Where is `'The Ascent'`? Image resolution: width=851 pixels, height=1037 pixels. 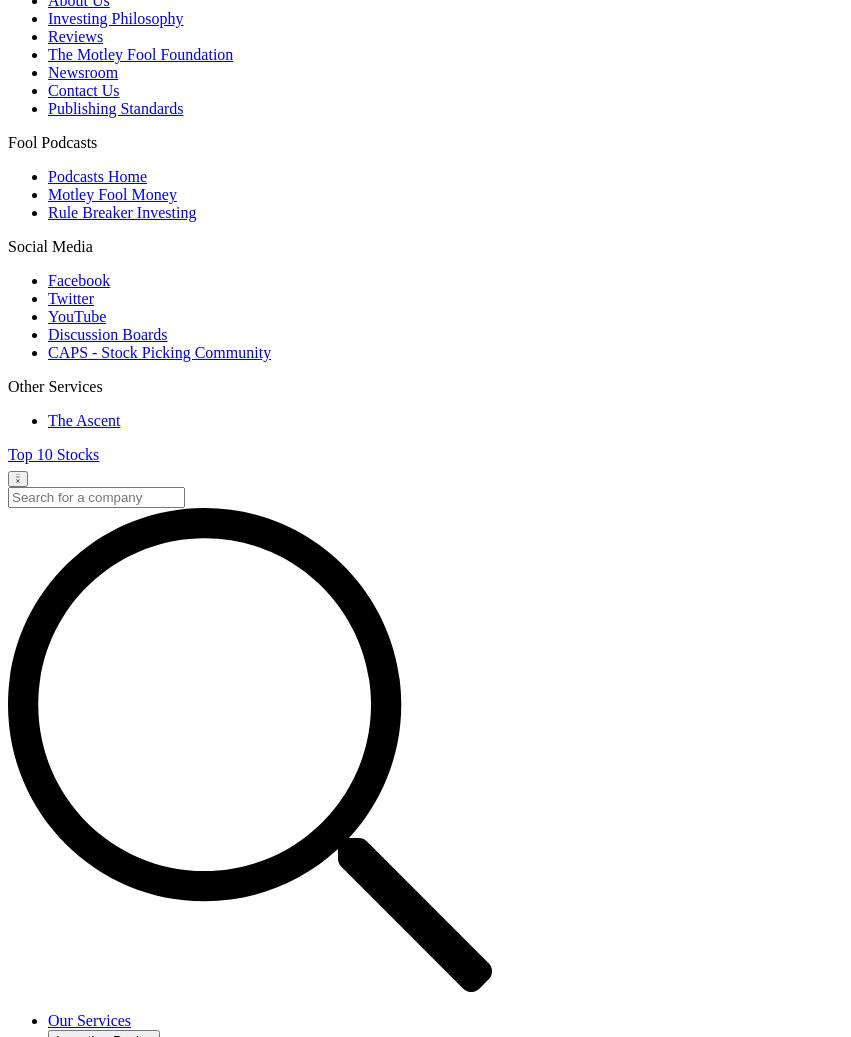 'The Ascent' is located at coordinates (82, 419).